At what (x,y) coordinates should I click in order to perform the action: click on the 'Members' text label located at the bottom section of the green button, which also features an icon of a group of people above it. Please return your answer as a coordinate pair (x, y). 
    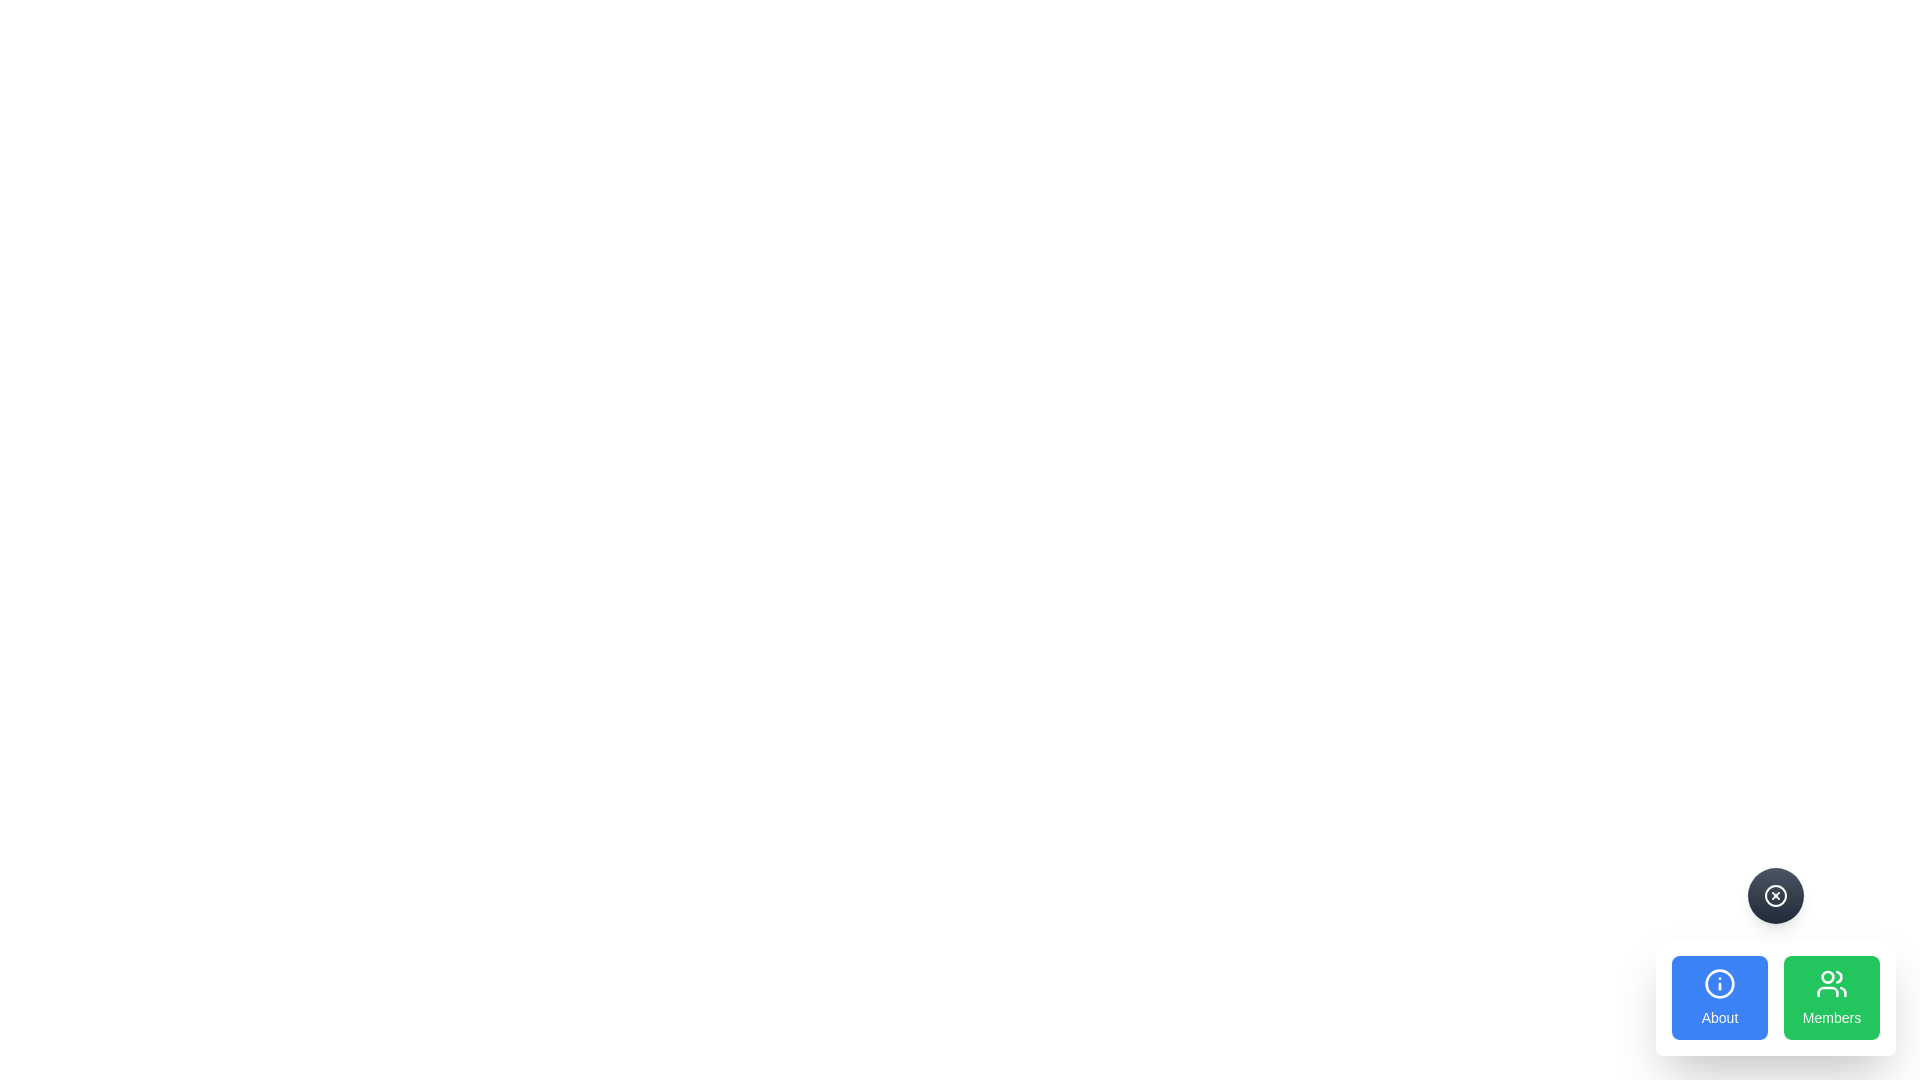
    Looking at the image, I should click on (1832, 1018).